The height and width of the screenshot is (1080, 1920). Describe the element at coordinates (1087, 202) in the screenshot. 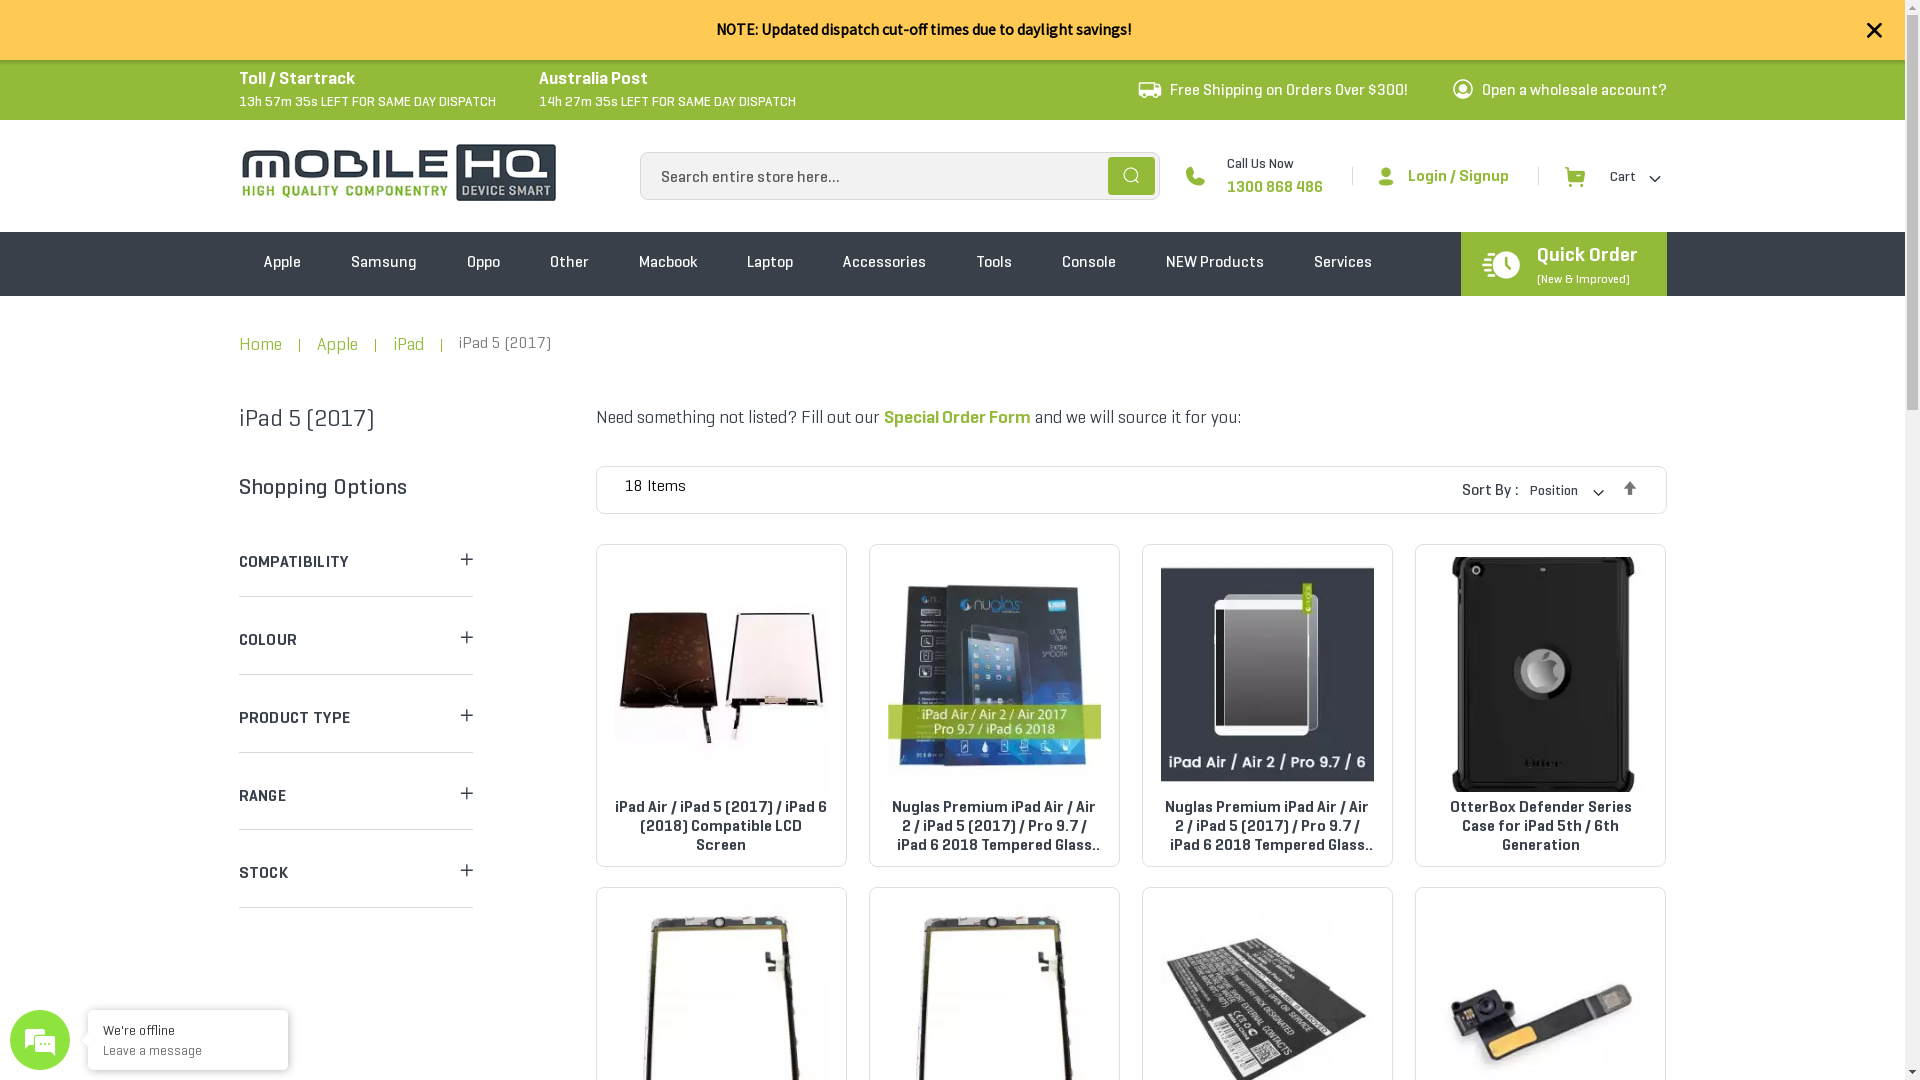

I see `'Console'` at that location.